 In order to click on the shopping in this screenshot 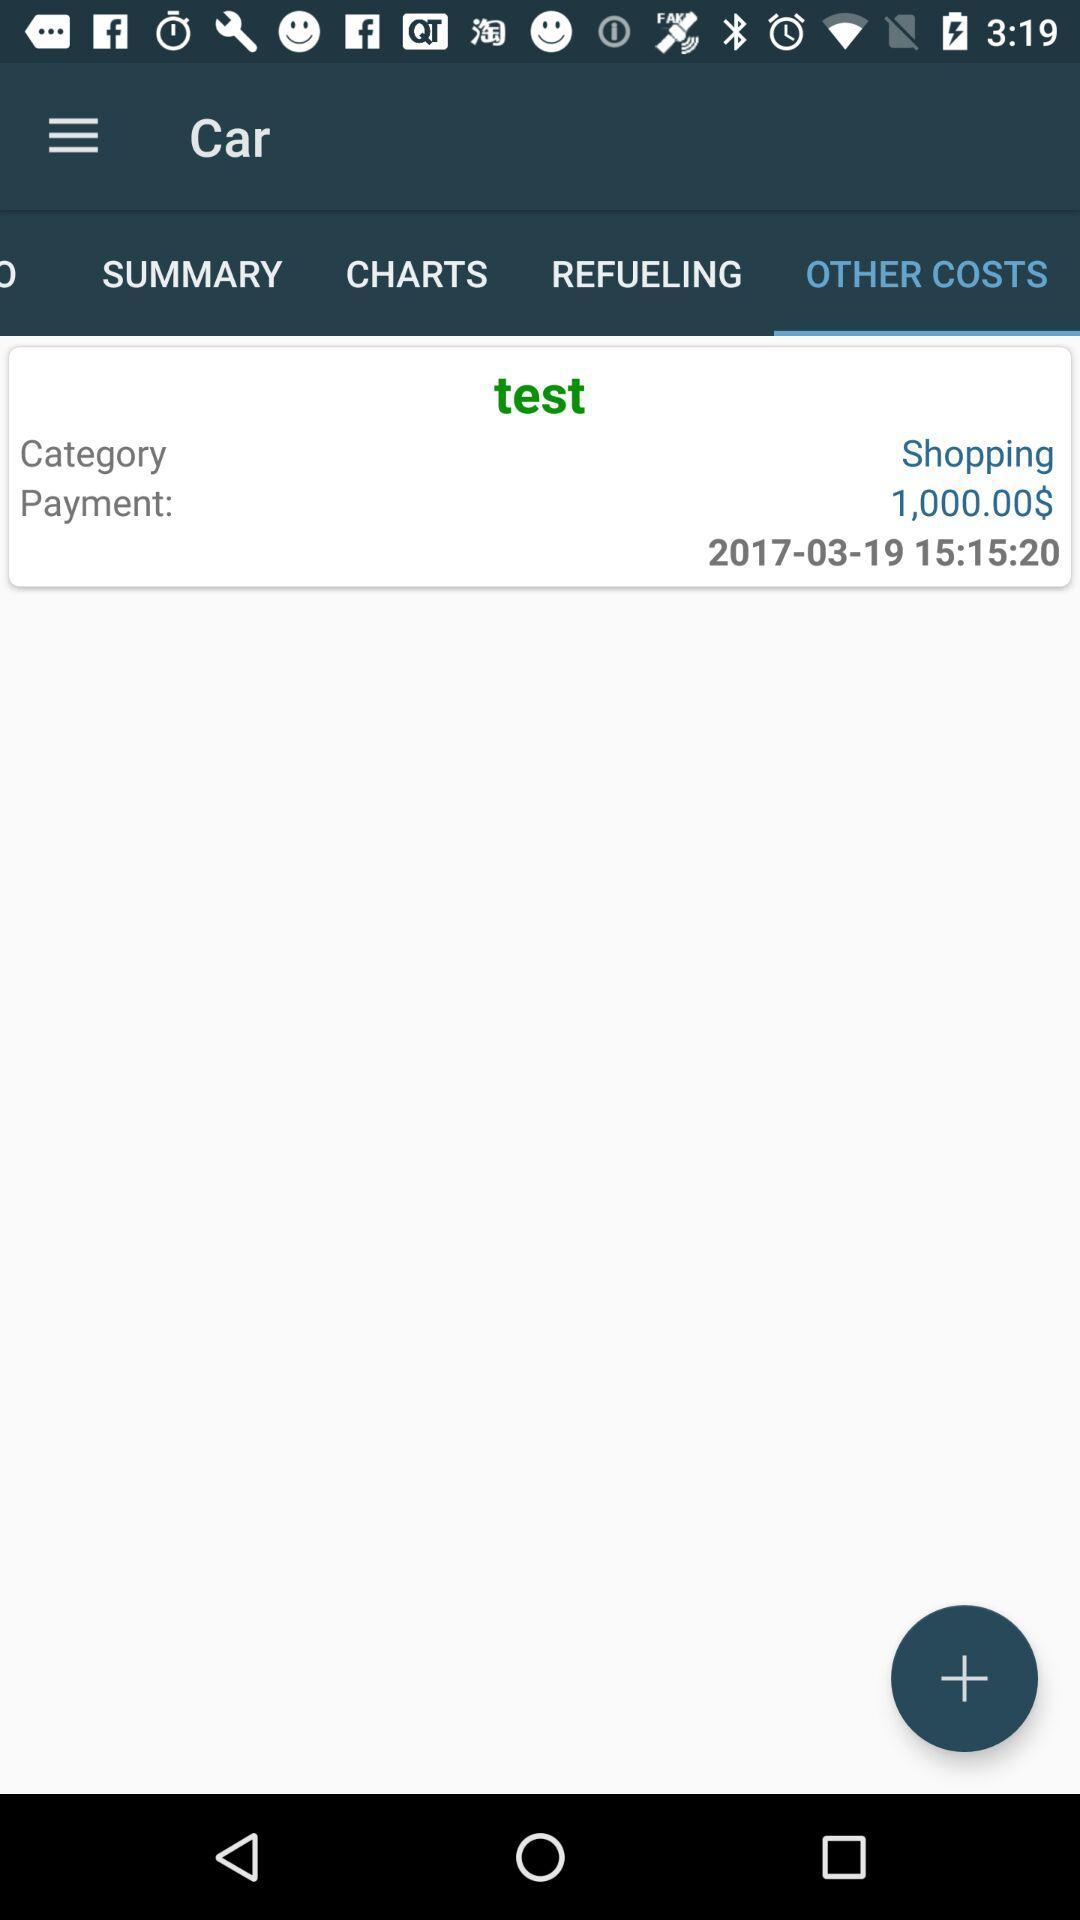, I will do `click(792, 451)`.